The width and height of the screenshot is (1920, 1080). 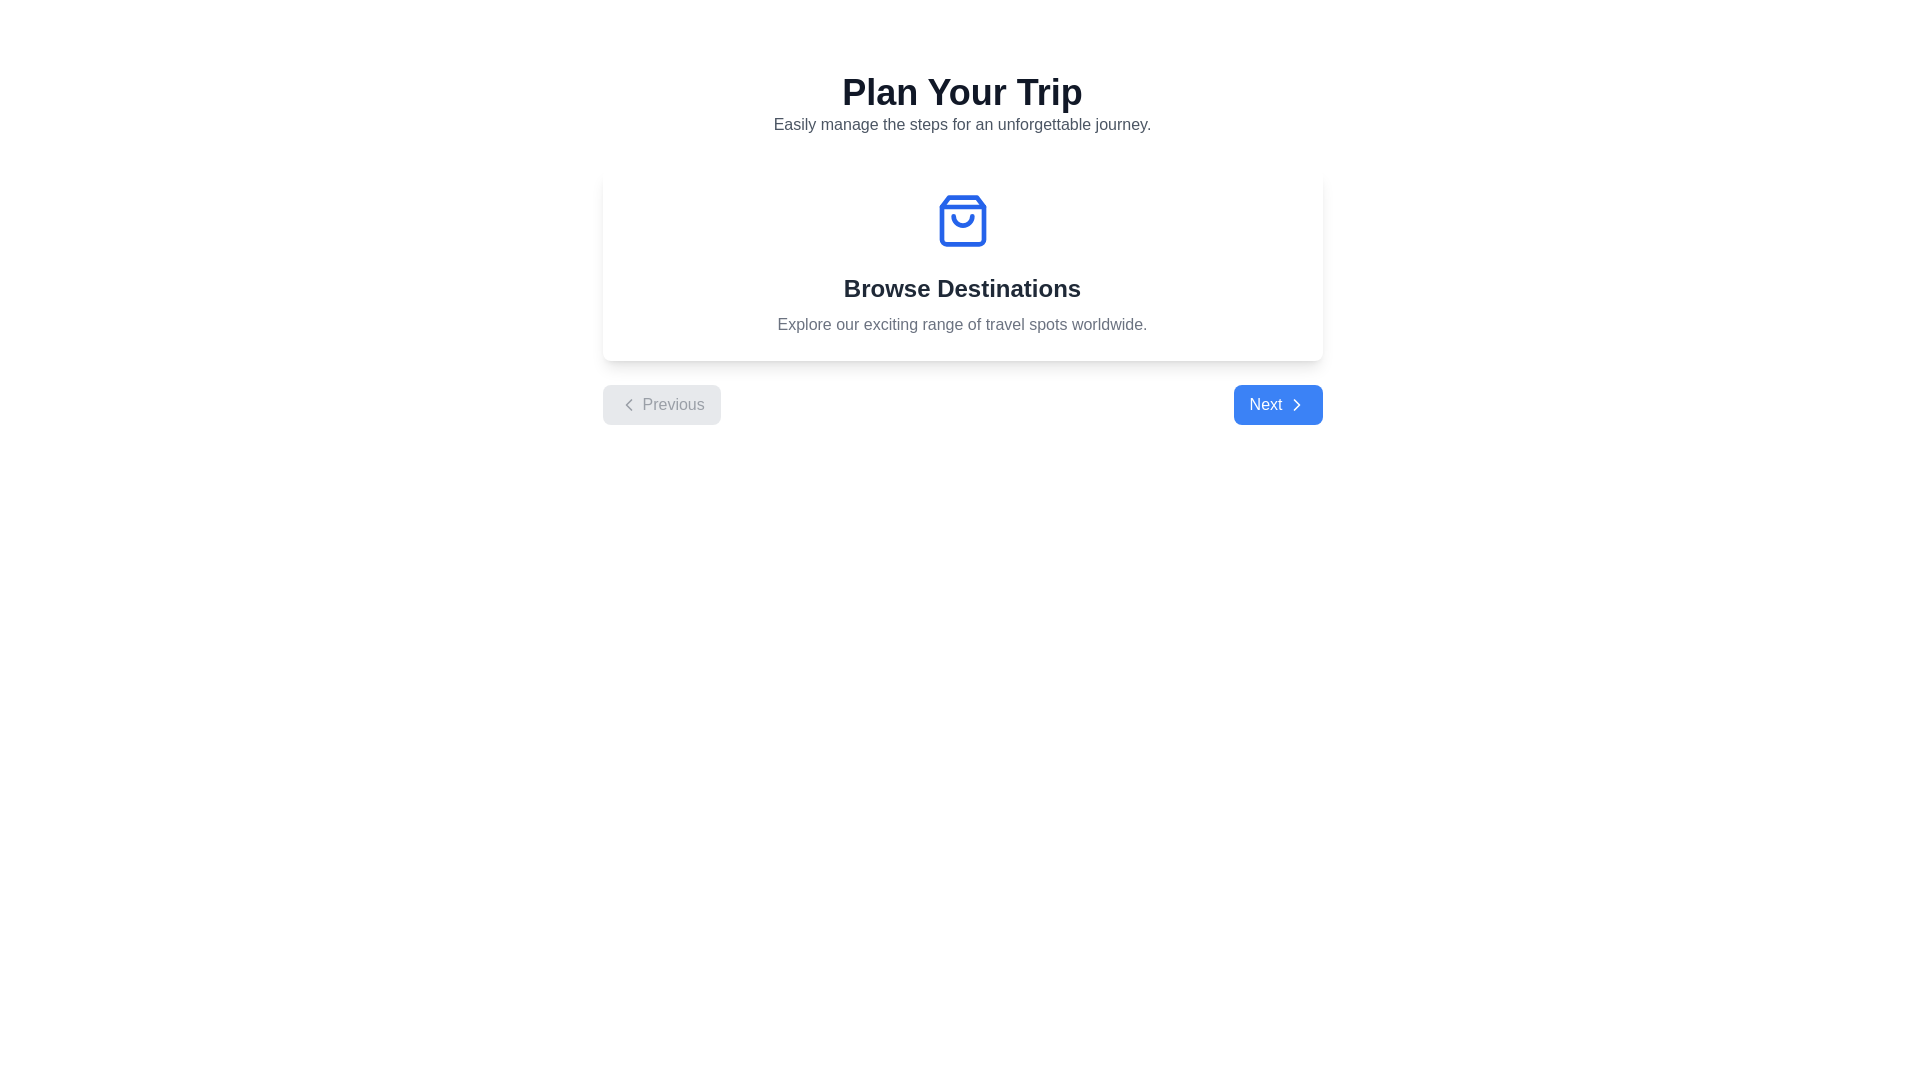 What do you see at coordinates (1277, 405) in the screenshot?
I see `the blue 'Next' button with white text and a right-pointing chevron icon located in the bottom right-hand corner of the navigation control` at bounding box center [1277, 405].